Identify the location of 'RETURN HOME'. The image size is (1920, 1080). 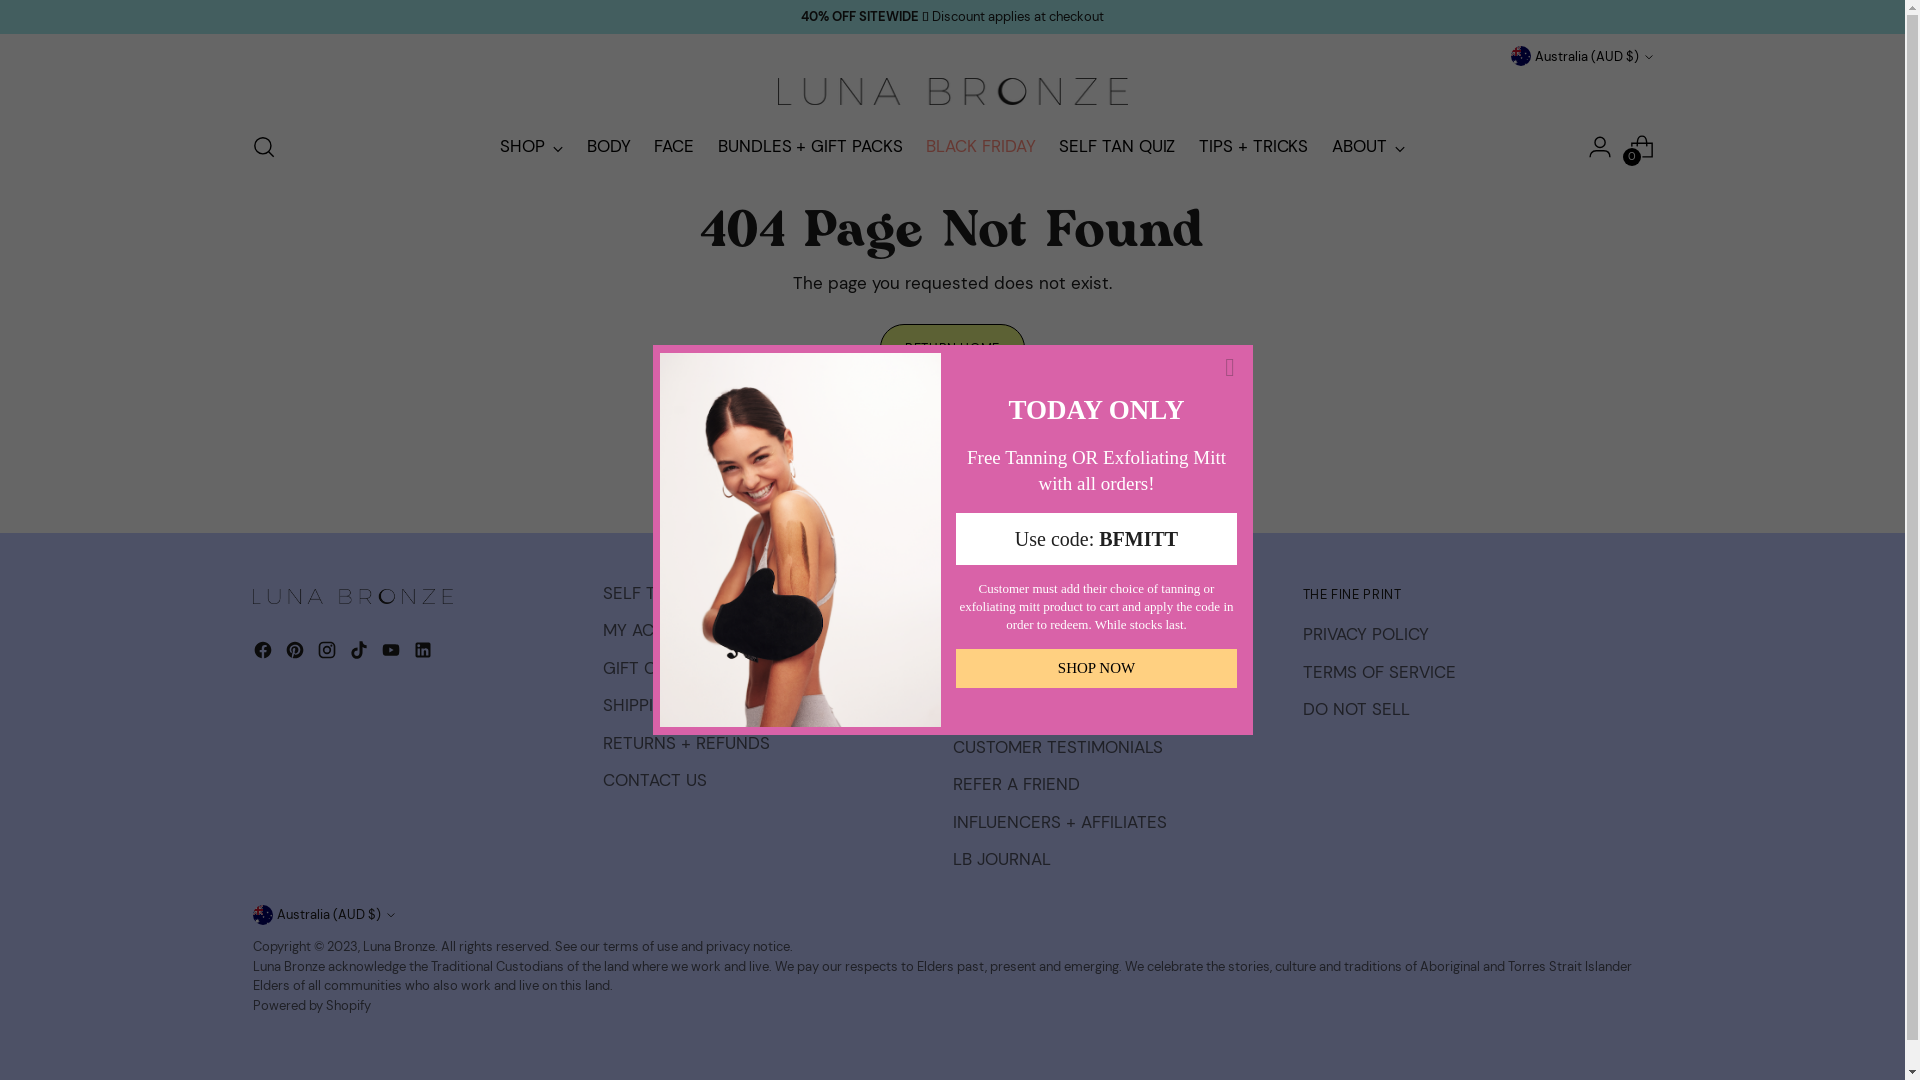
(950, 346).